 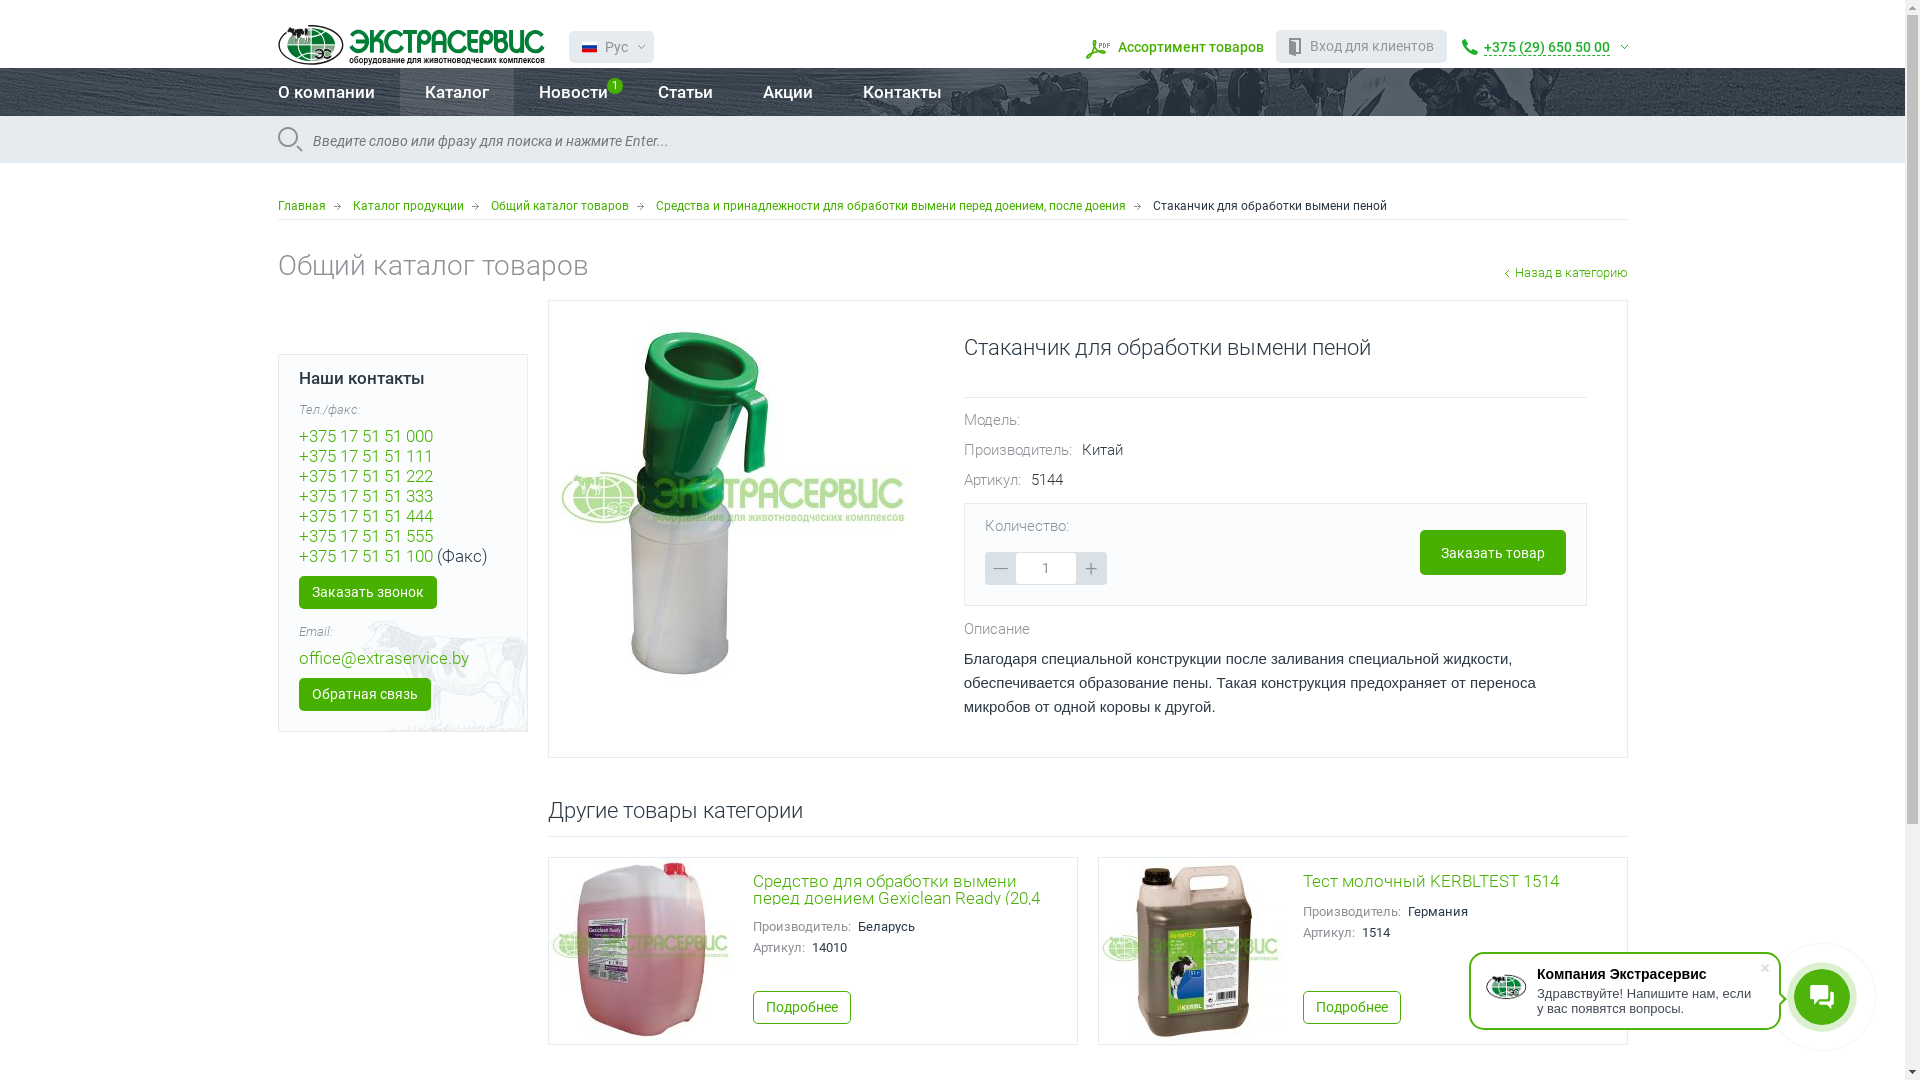 What do you see at coordinates (364, 555) in the screenshot?
I see `'+375 17 51 51 100'` at bounding box center [364, 555].